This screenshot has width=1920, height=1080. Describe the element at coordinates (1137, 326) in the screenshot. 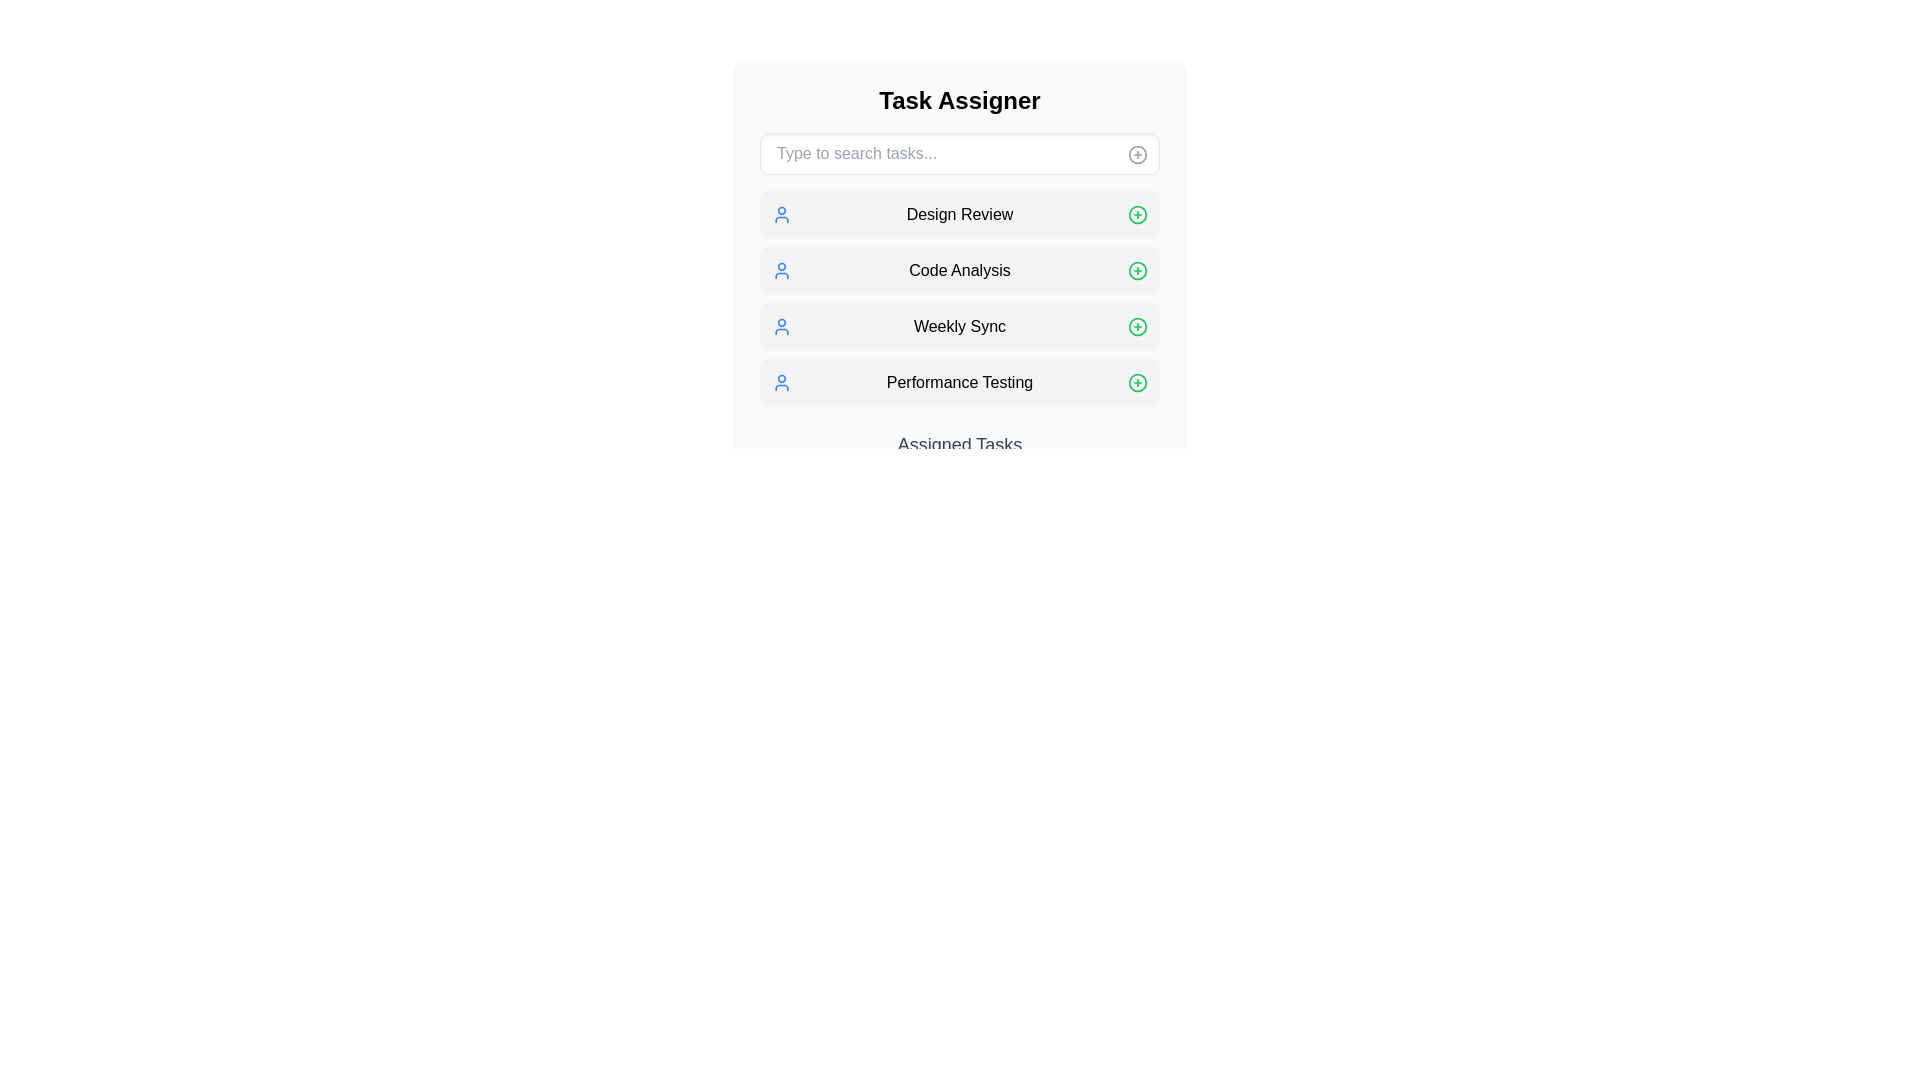

I see `the interactive circular icon with a green border and a plus symbol inside, located at the far right of the third list item labeled 'Weekly Sync.'` at that location.